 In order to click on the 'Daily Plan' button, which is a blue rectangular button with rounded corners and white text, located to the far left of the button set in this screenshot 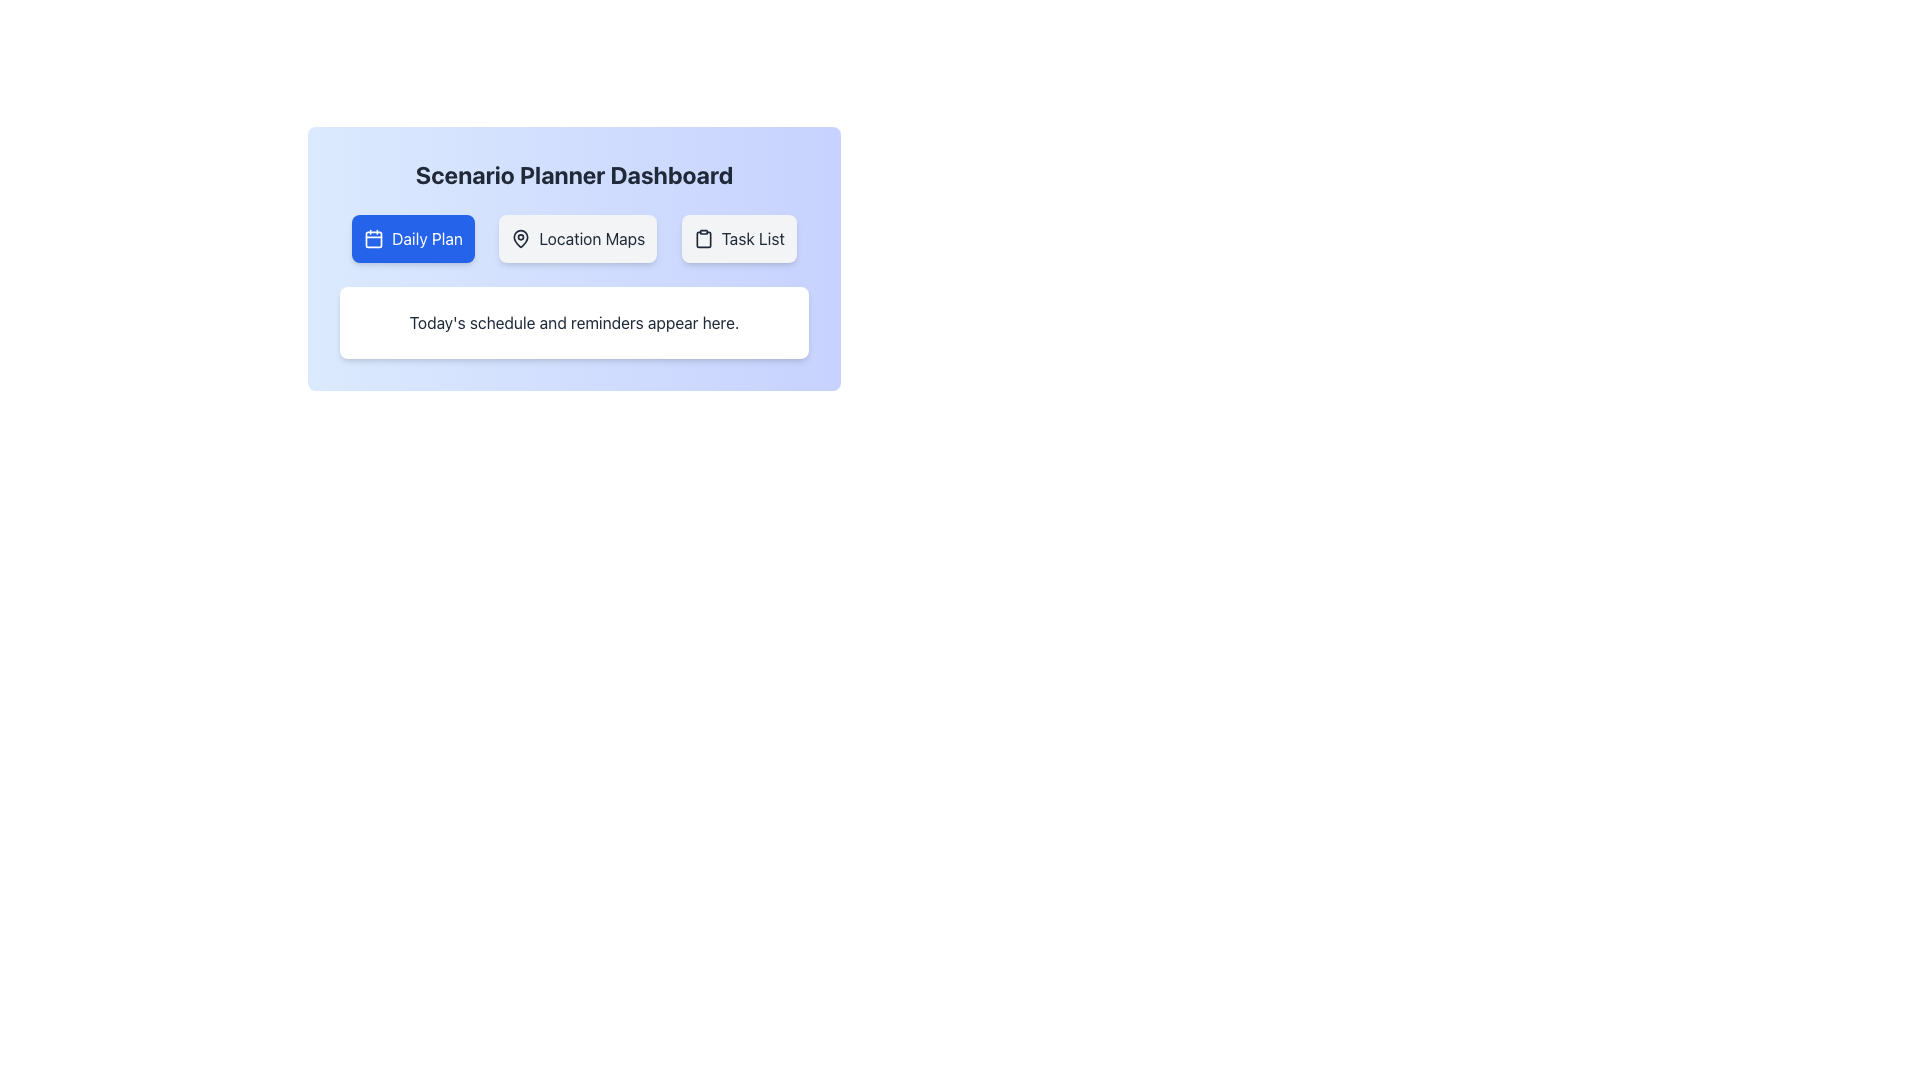, I will do `click(412, 238)`.